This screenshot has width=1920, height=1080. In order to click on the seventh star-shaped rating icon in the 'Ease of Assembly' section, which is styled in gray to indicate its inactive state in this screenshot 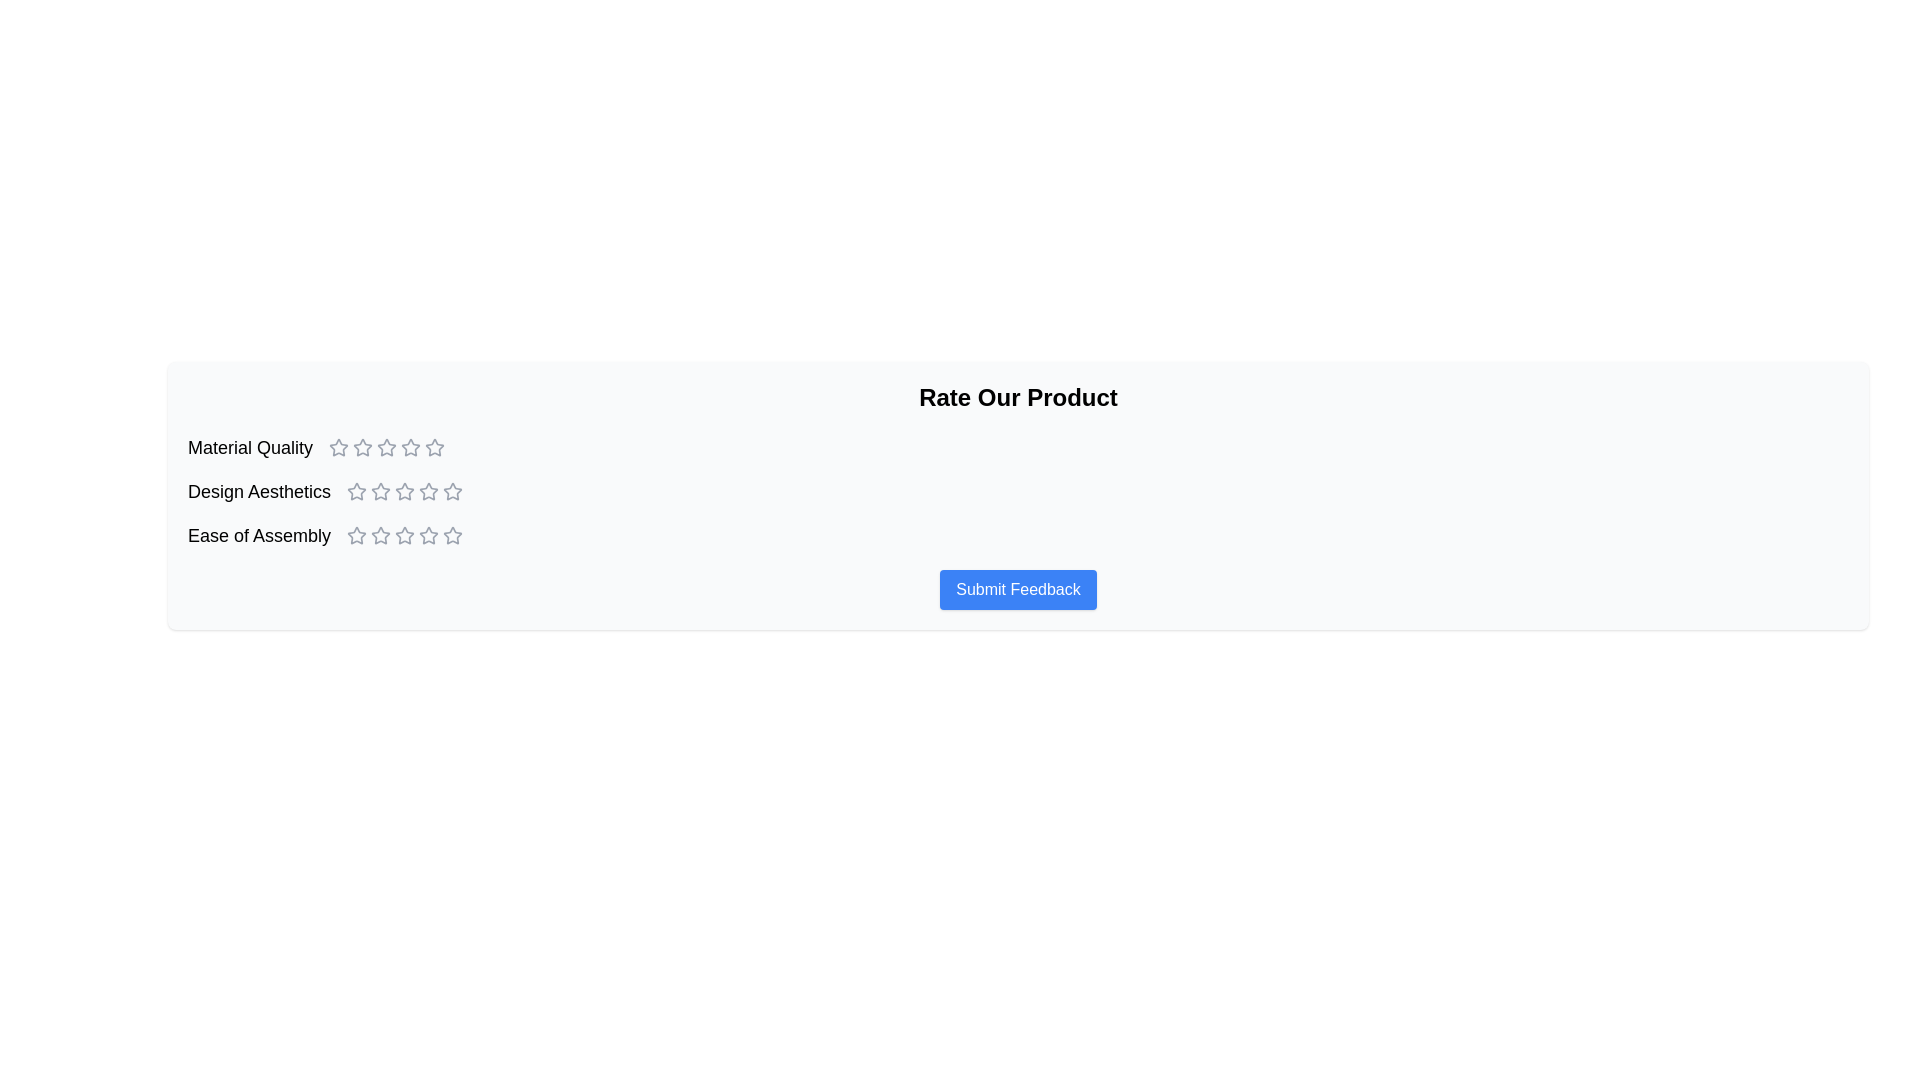, I will do `click(428, 535)`.